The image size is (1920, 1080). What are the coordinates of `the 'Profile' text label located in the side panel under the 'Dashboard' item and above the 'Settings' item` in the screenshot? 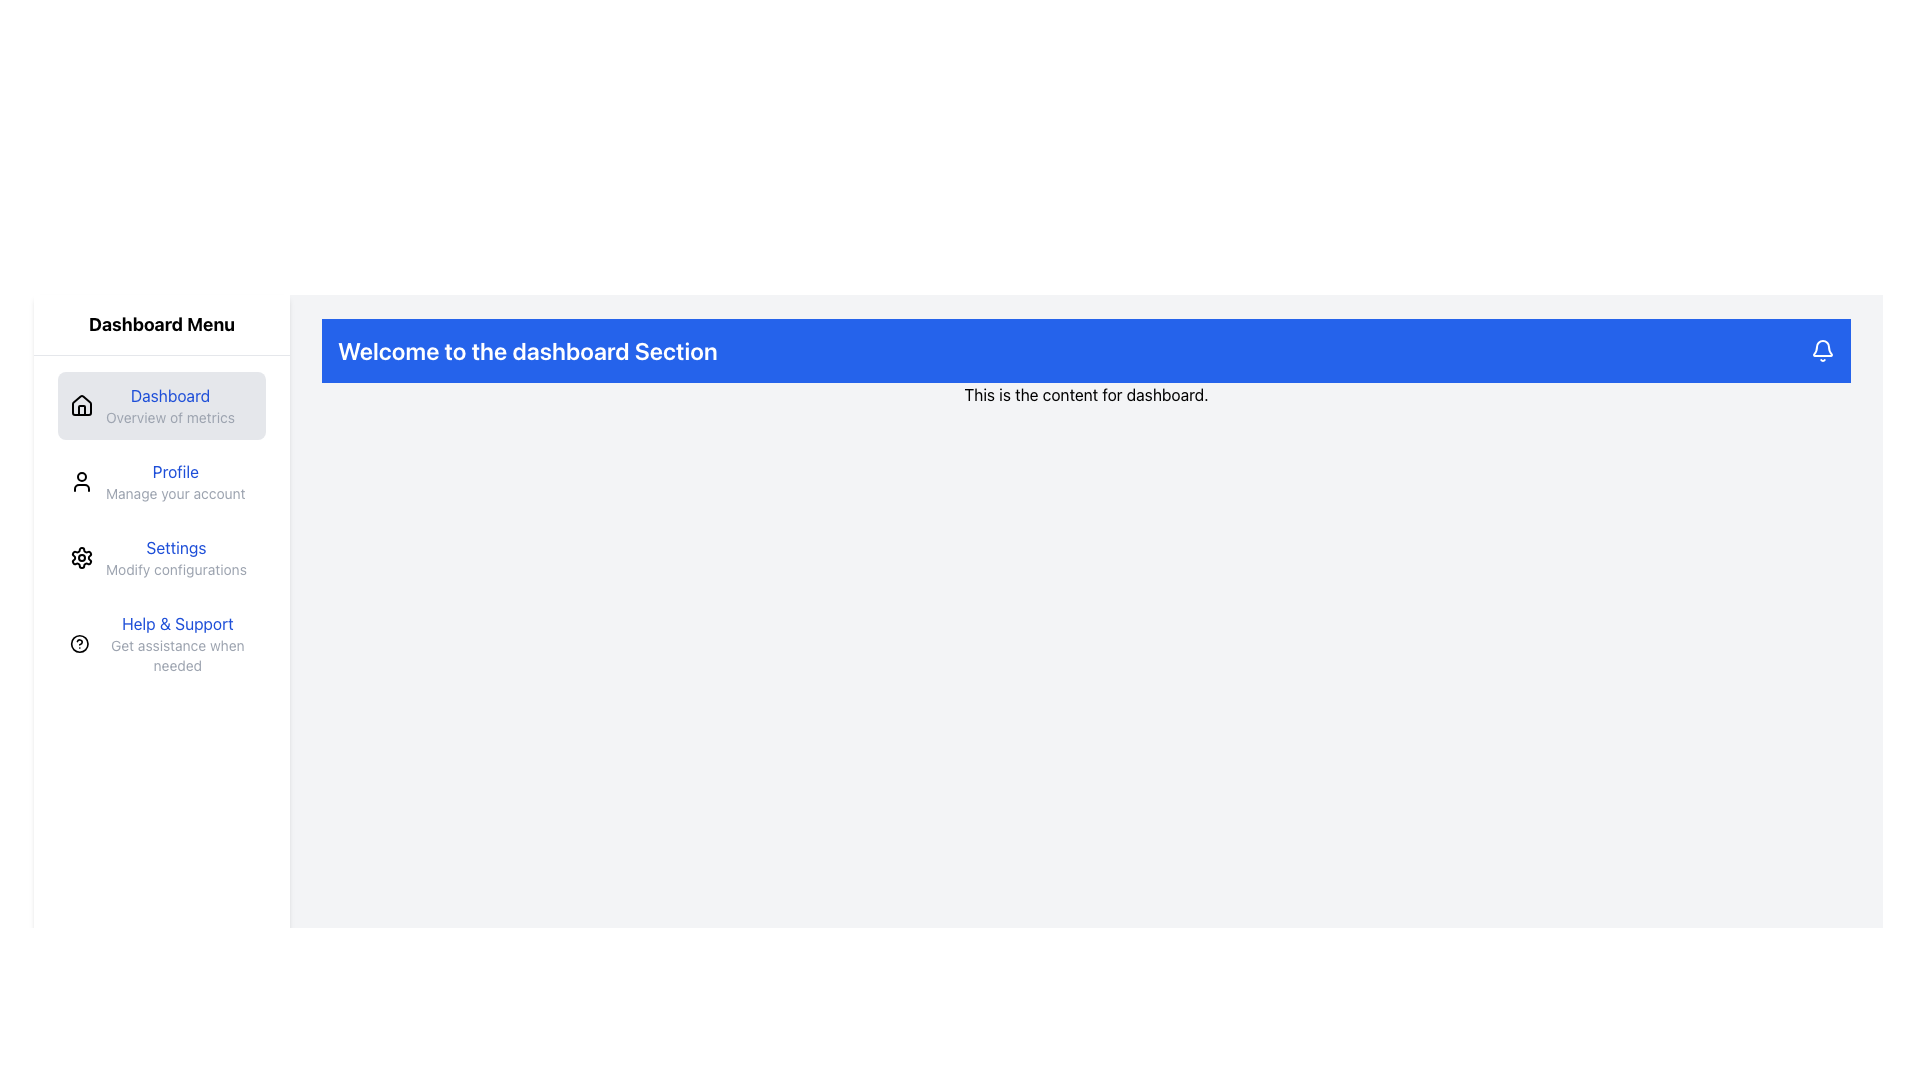 It's located at (175, 482).